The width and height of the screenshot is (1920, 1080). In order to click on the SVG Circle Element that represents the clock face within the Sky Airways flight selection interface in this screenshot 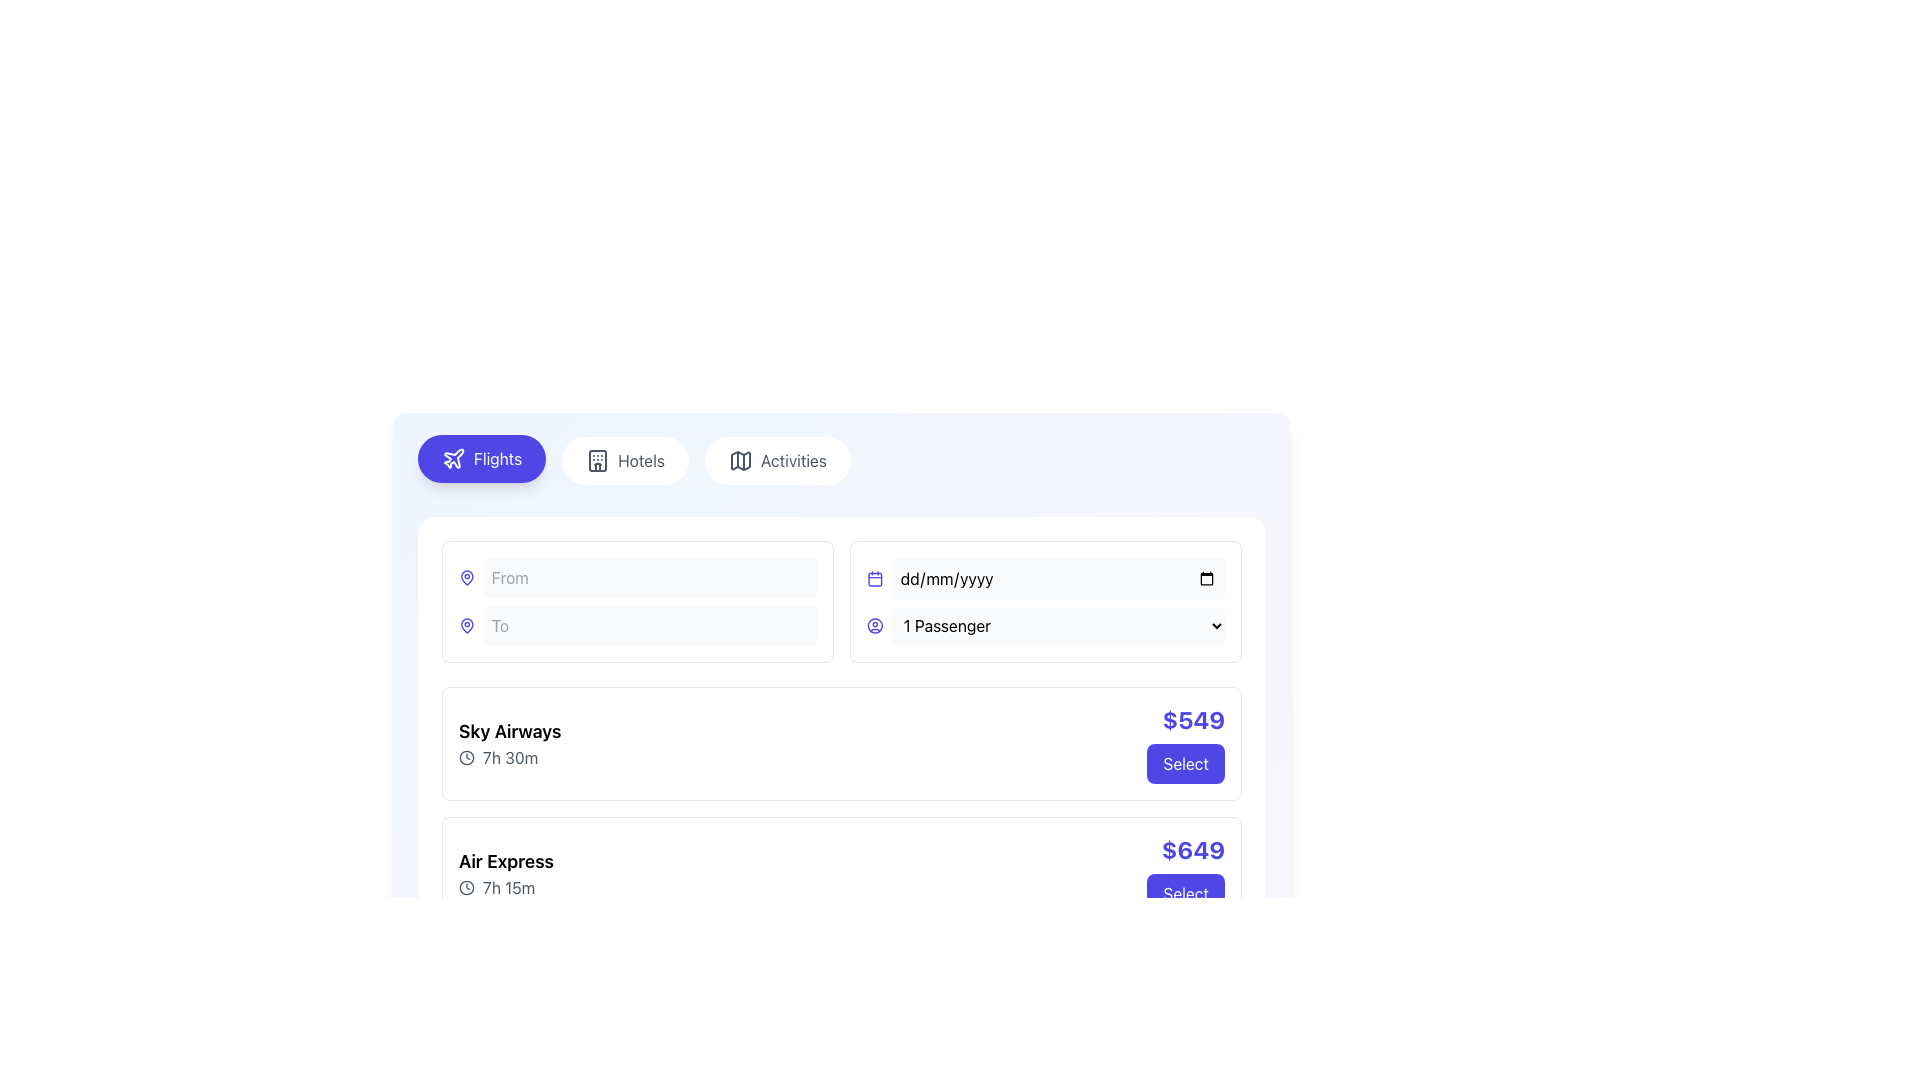, I will do `click(1040, 744)`.